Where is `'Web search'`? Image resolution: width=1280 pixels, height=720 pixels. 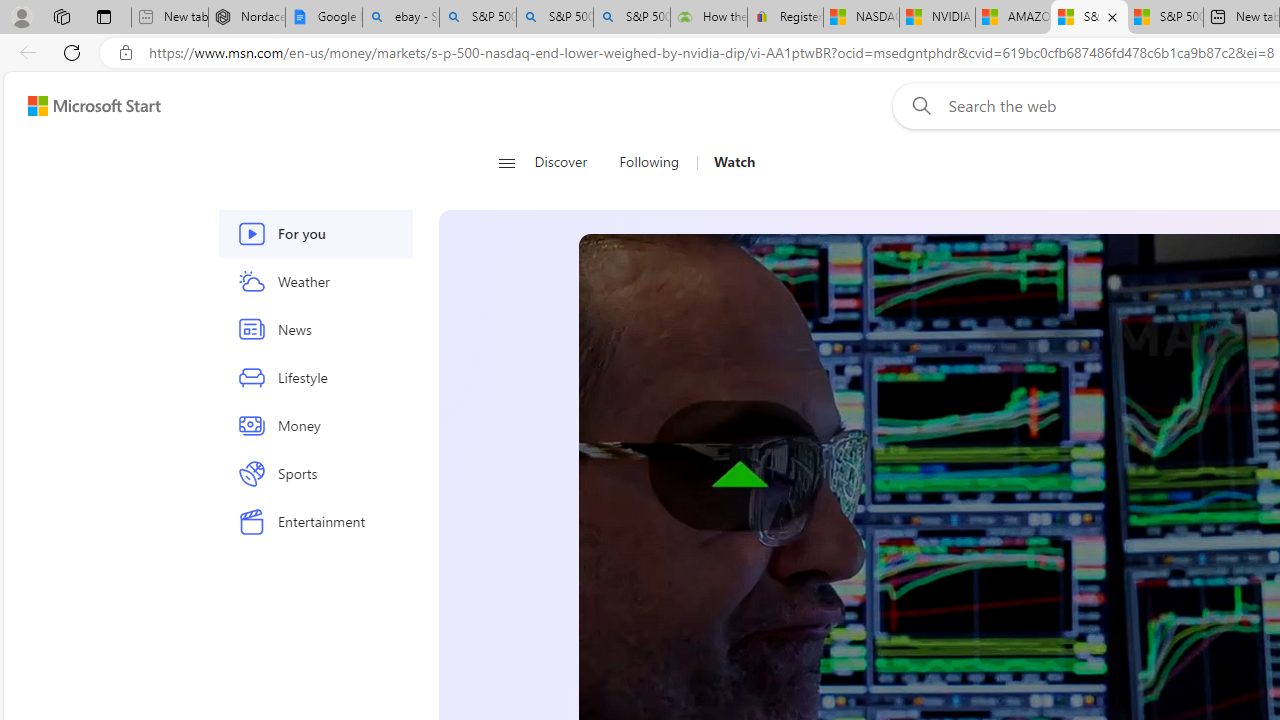
'Web search' is located at coordinates (916, 105).